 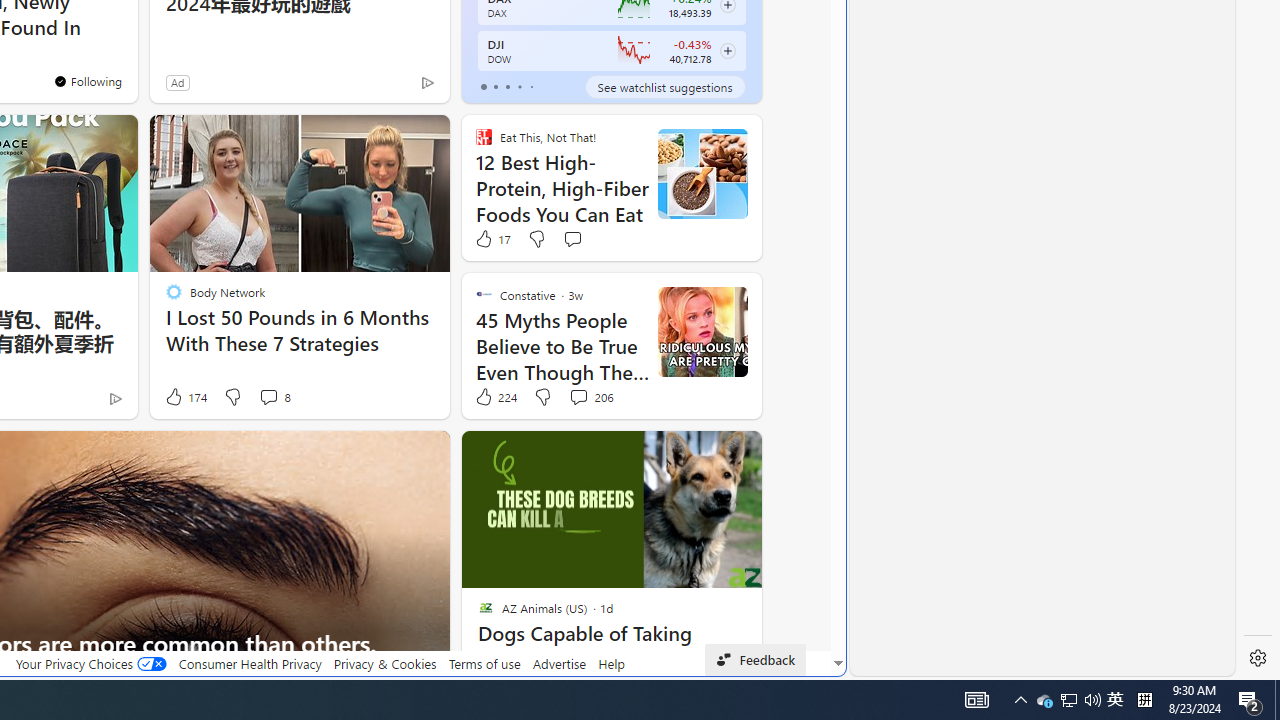 What do you see at coordinates (184, 397) in the screenshot?
I see `'174 Like'` at bounding box center [184, 397].